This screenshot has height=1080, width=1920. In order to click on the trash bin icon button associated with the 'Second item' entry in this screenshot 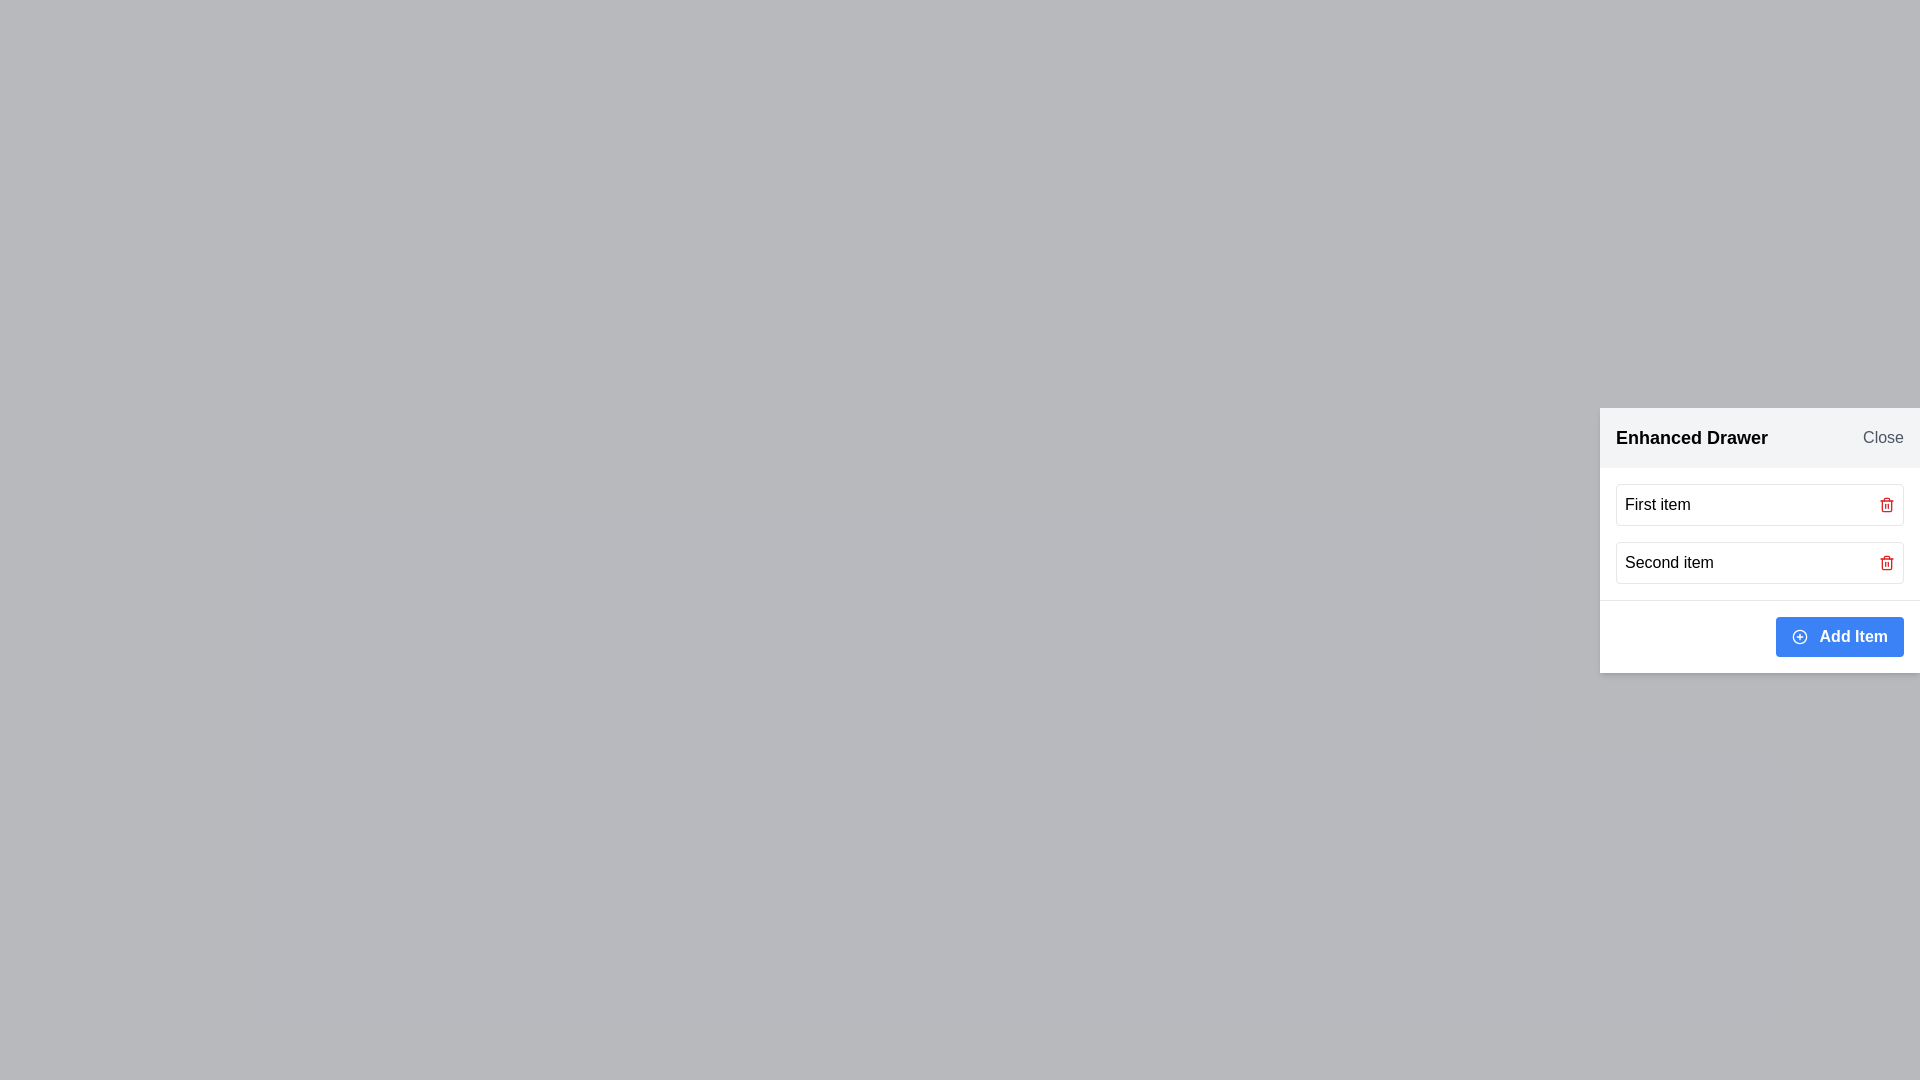, I will do `click(1885, 504)`.